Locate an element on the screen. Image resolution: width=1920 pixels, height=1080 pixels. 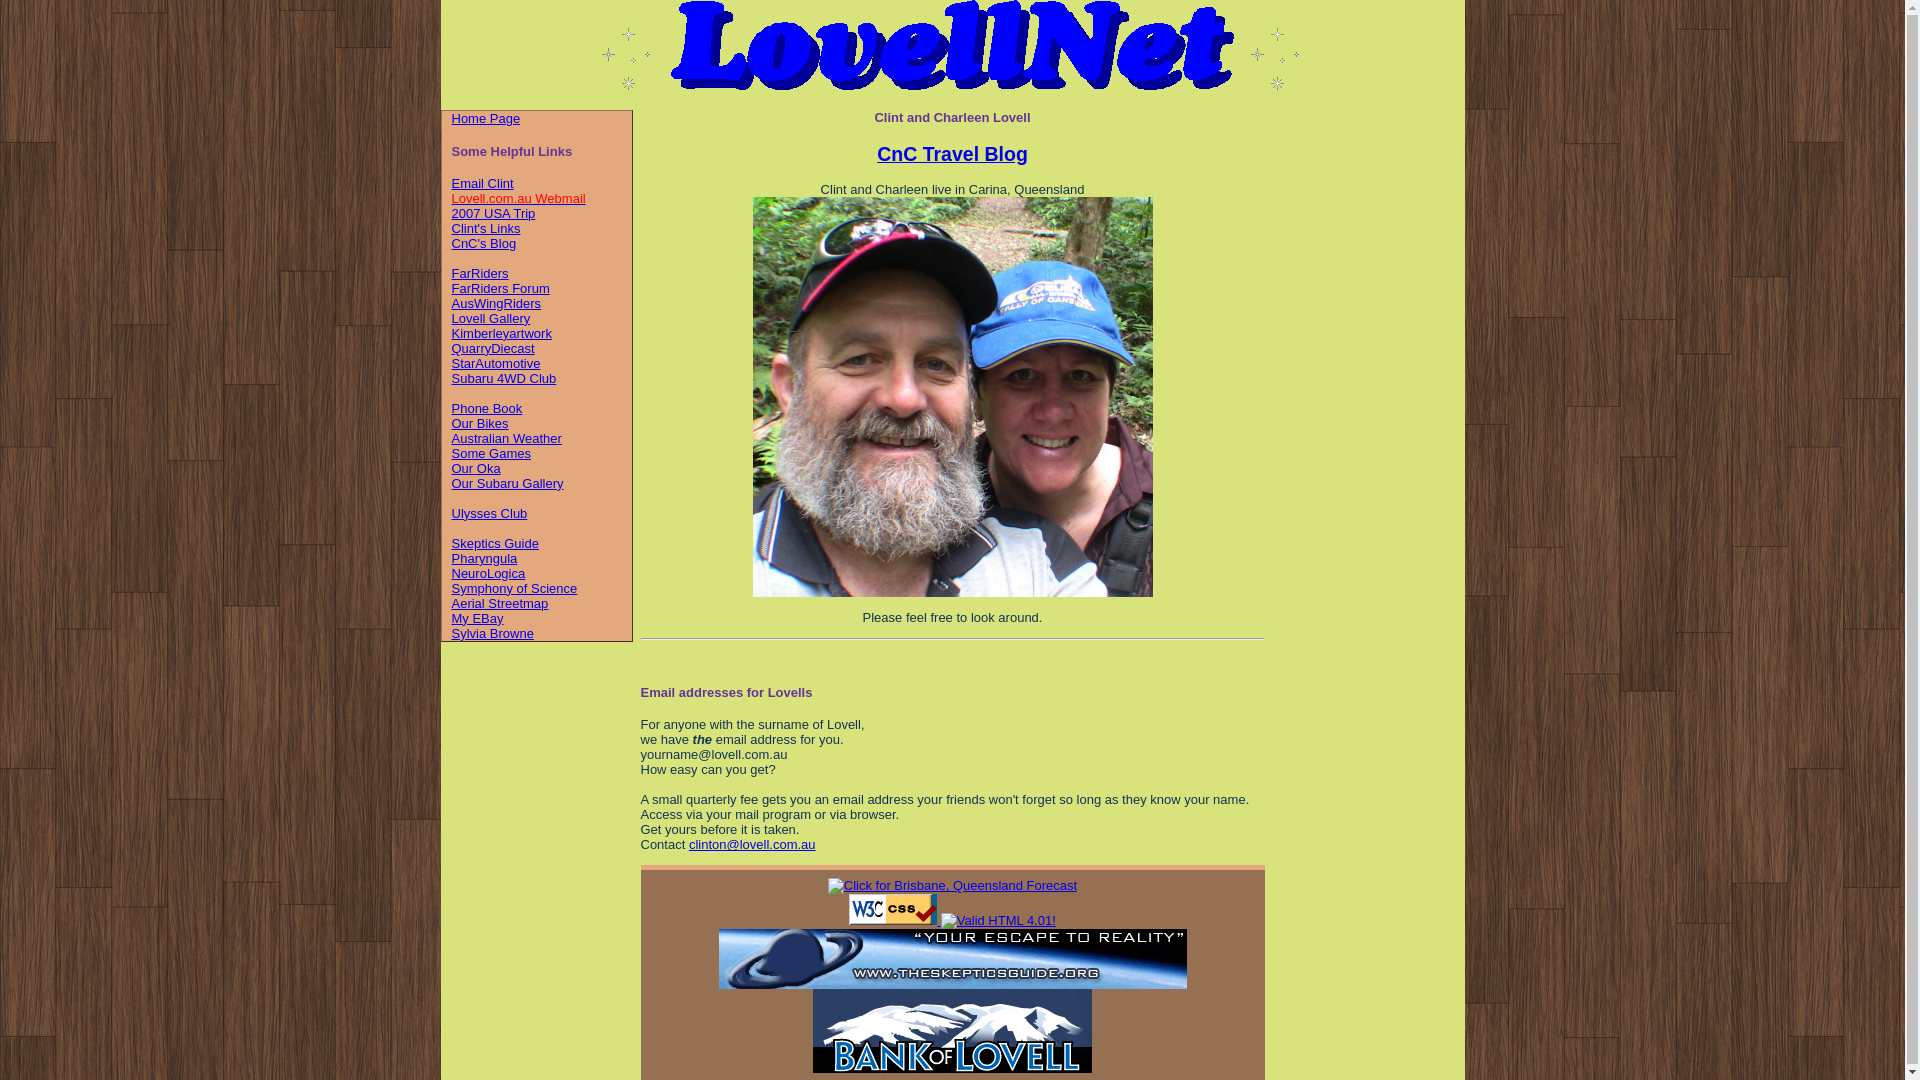
'My EBay' is located at coordinates (477, 617).